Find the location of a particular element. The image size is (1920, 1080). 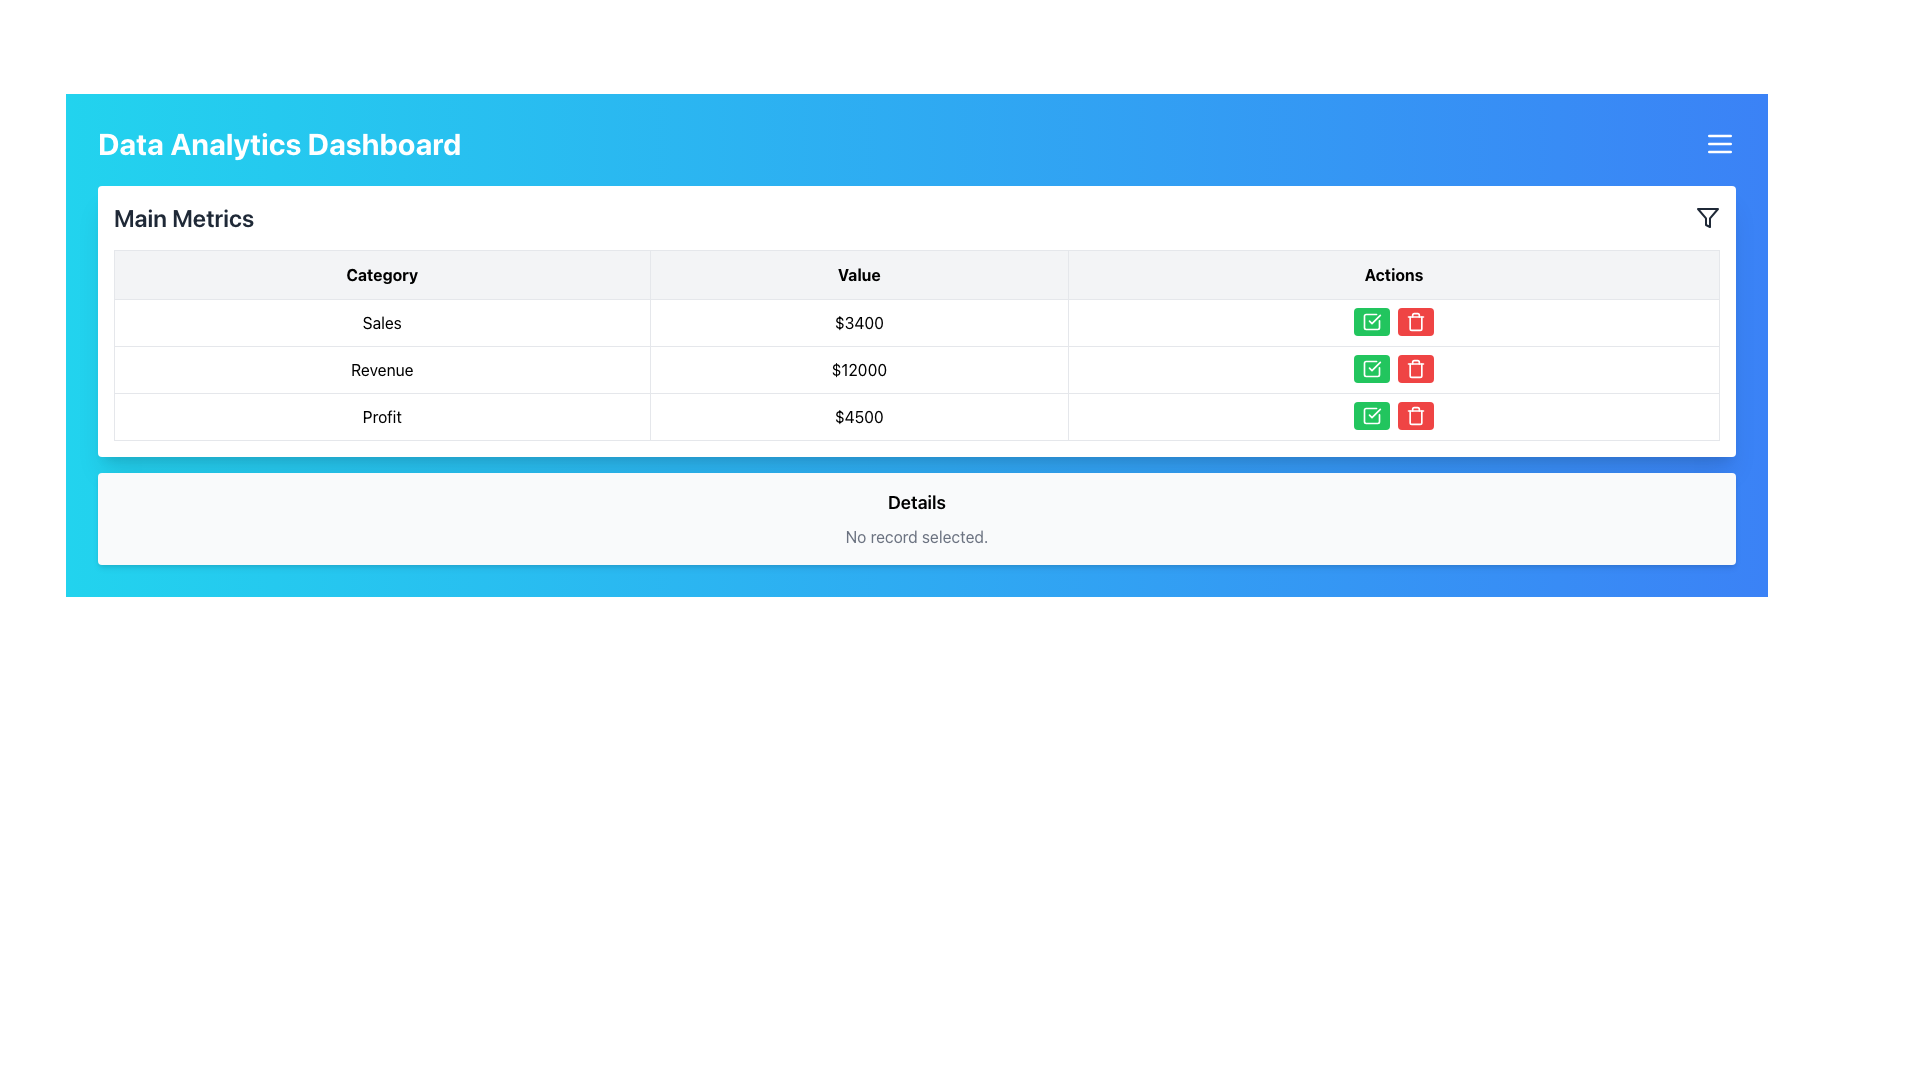

text label displaying 'Profit' located in the first column of the last row of a data table under the 'Category' header, positioned to the left of the numerical value '$4500' is located at coordinates (382, 415).